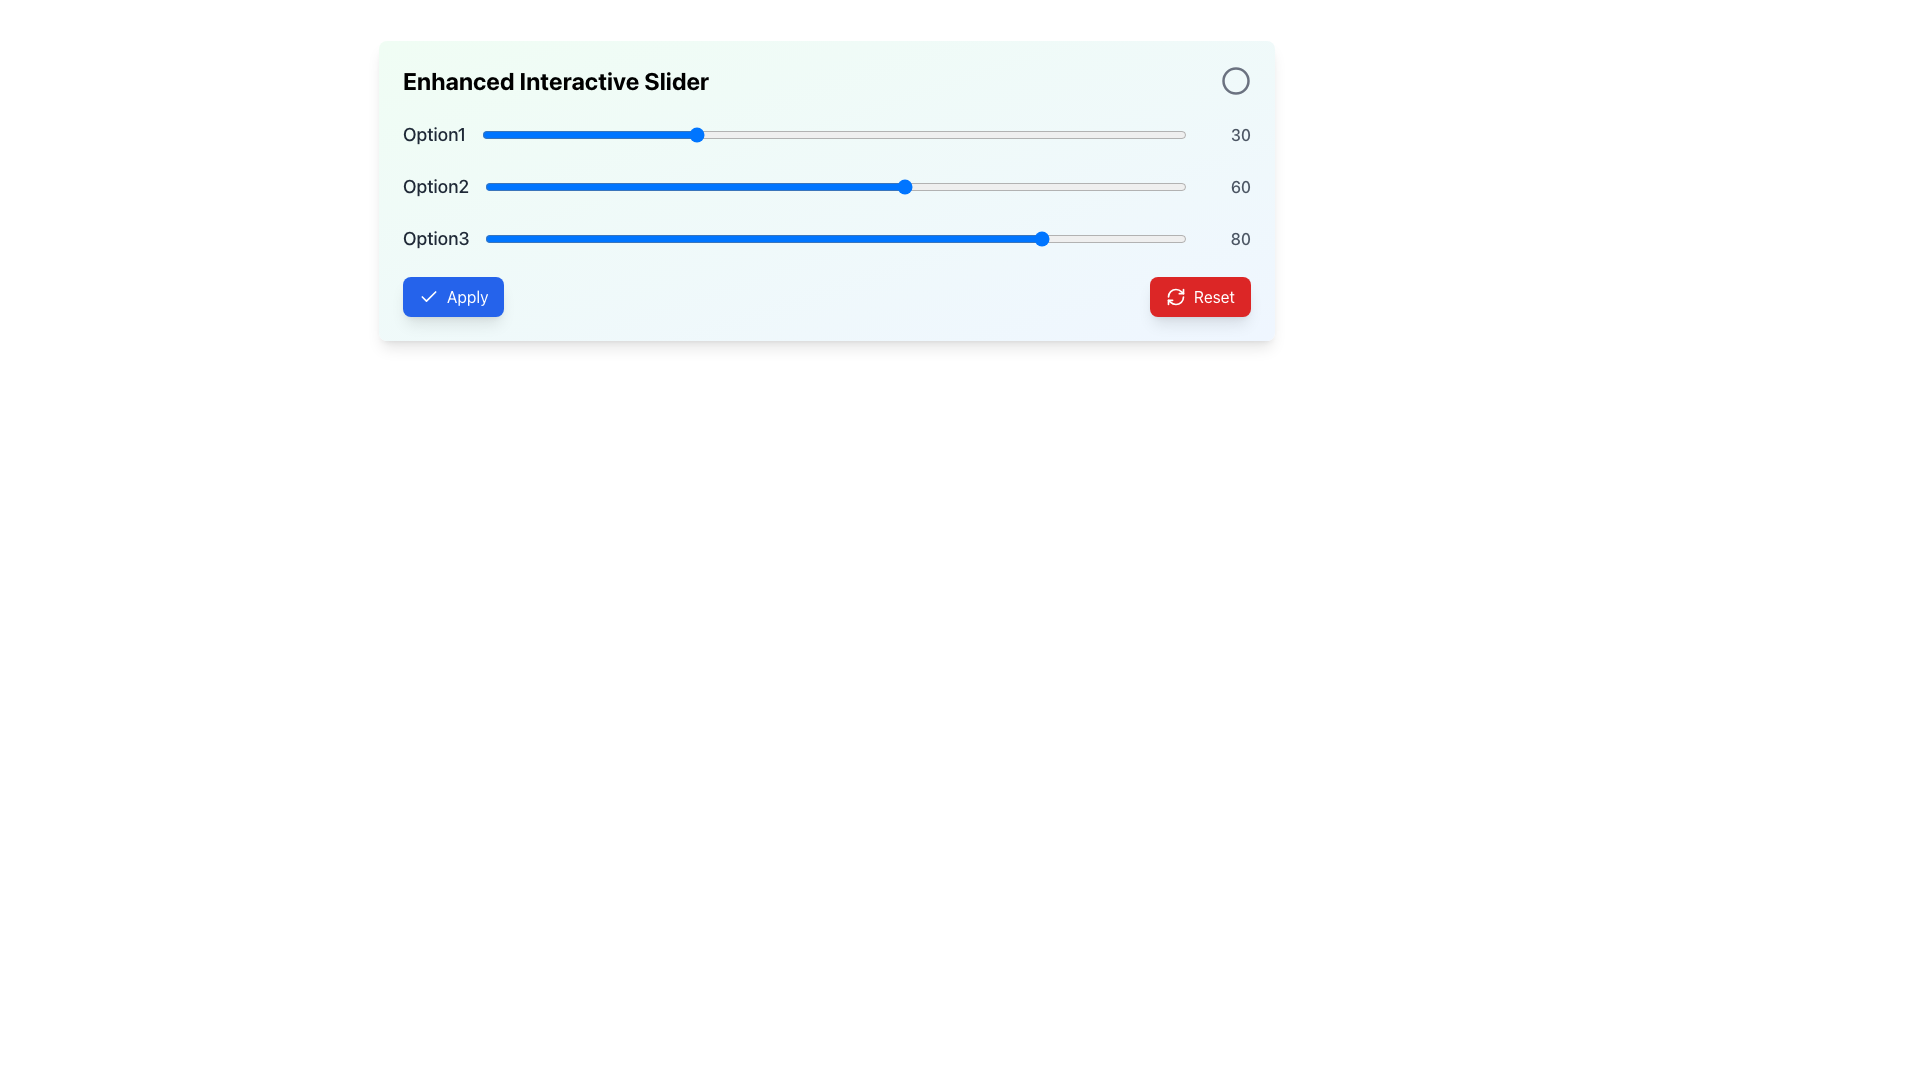 This screenshot has width=1920, height=1080. Describe the element at coordinates (610, 186) in the screenshot. I see `the slider for 'Option2'` at that location.